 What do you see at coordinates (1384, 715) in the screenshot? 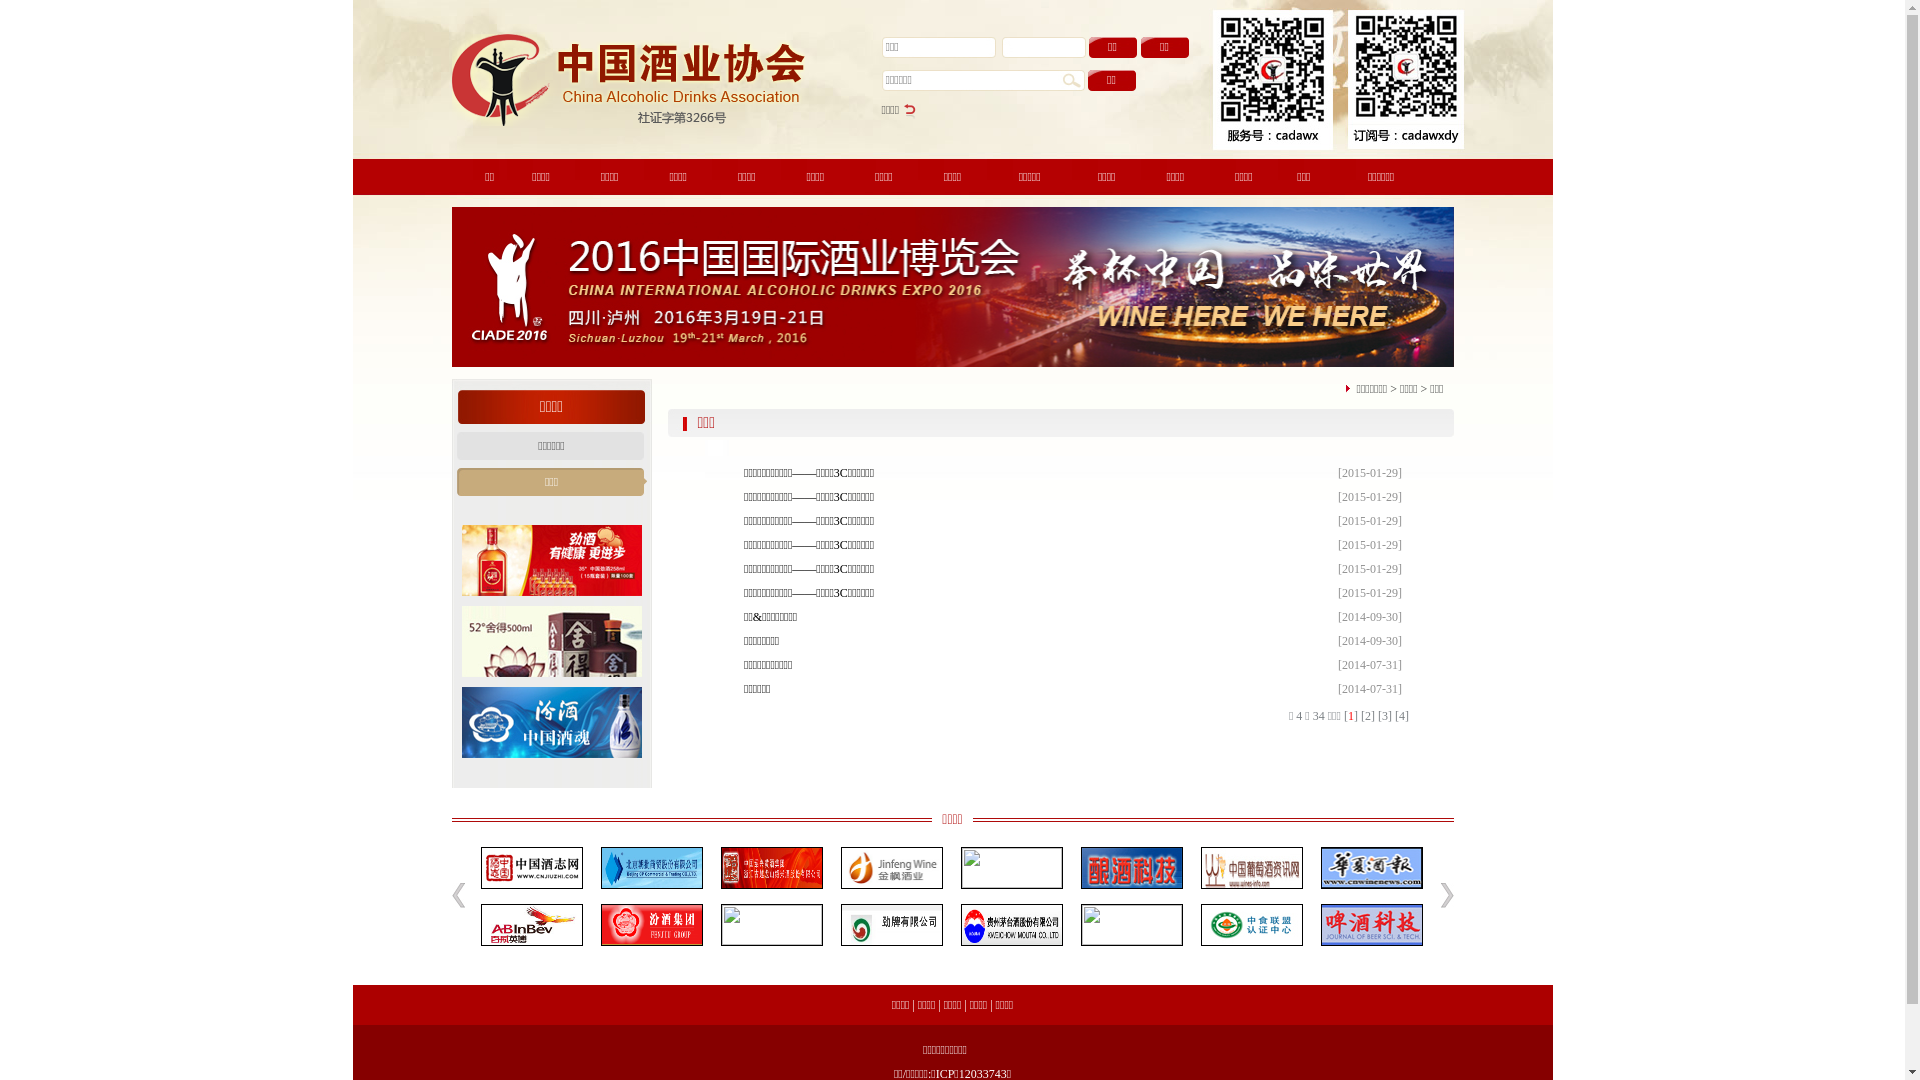
I see `'[3]'` at bounding box center [1384, 715].